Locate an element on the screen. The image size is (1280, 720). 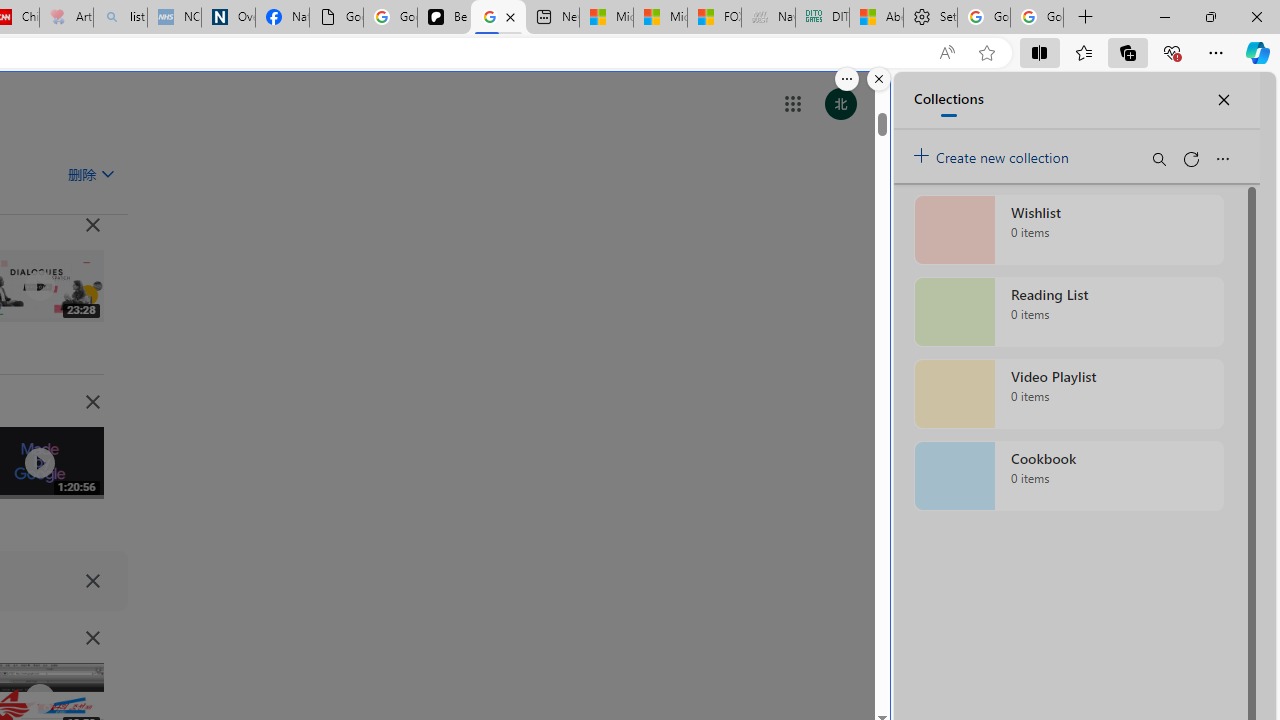
'FOX News - MSN' is located at coordinates (714, 17).